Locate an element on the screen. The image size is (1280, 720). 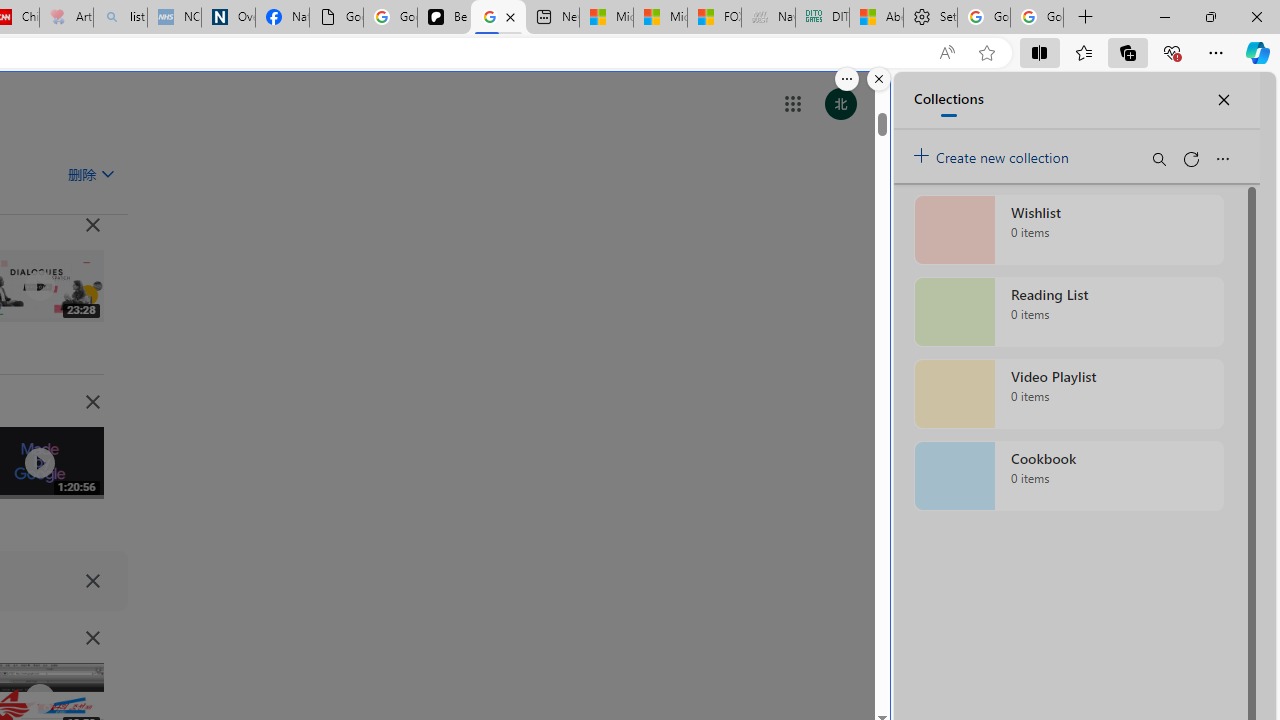
'FOX News - MSN' is located at coordinates (714, 17).